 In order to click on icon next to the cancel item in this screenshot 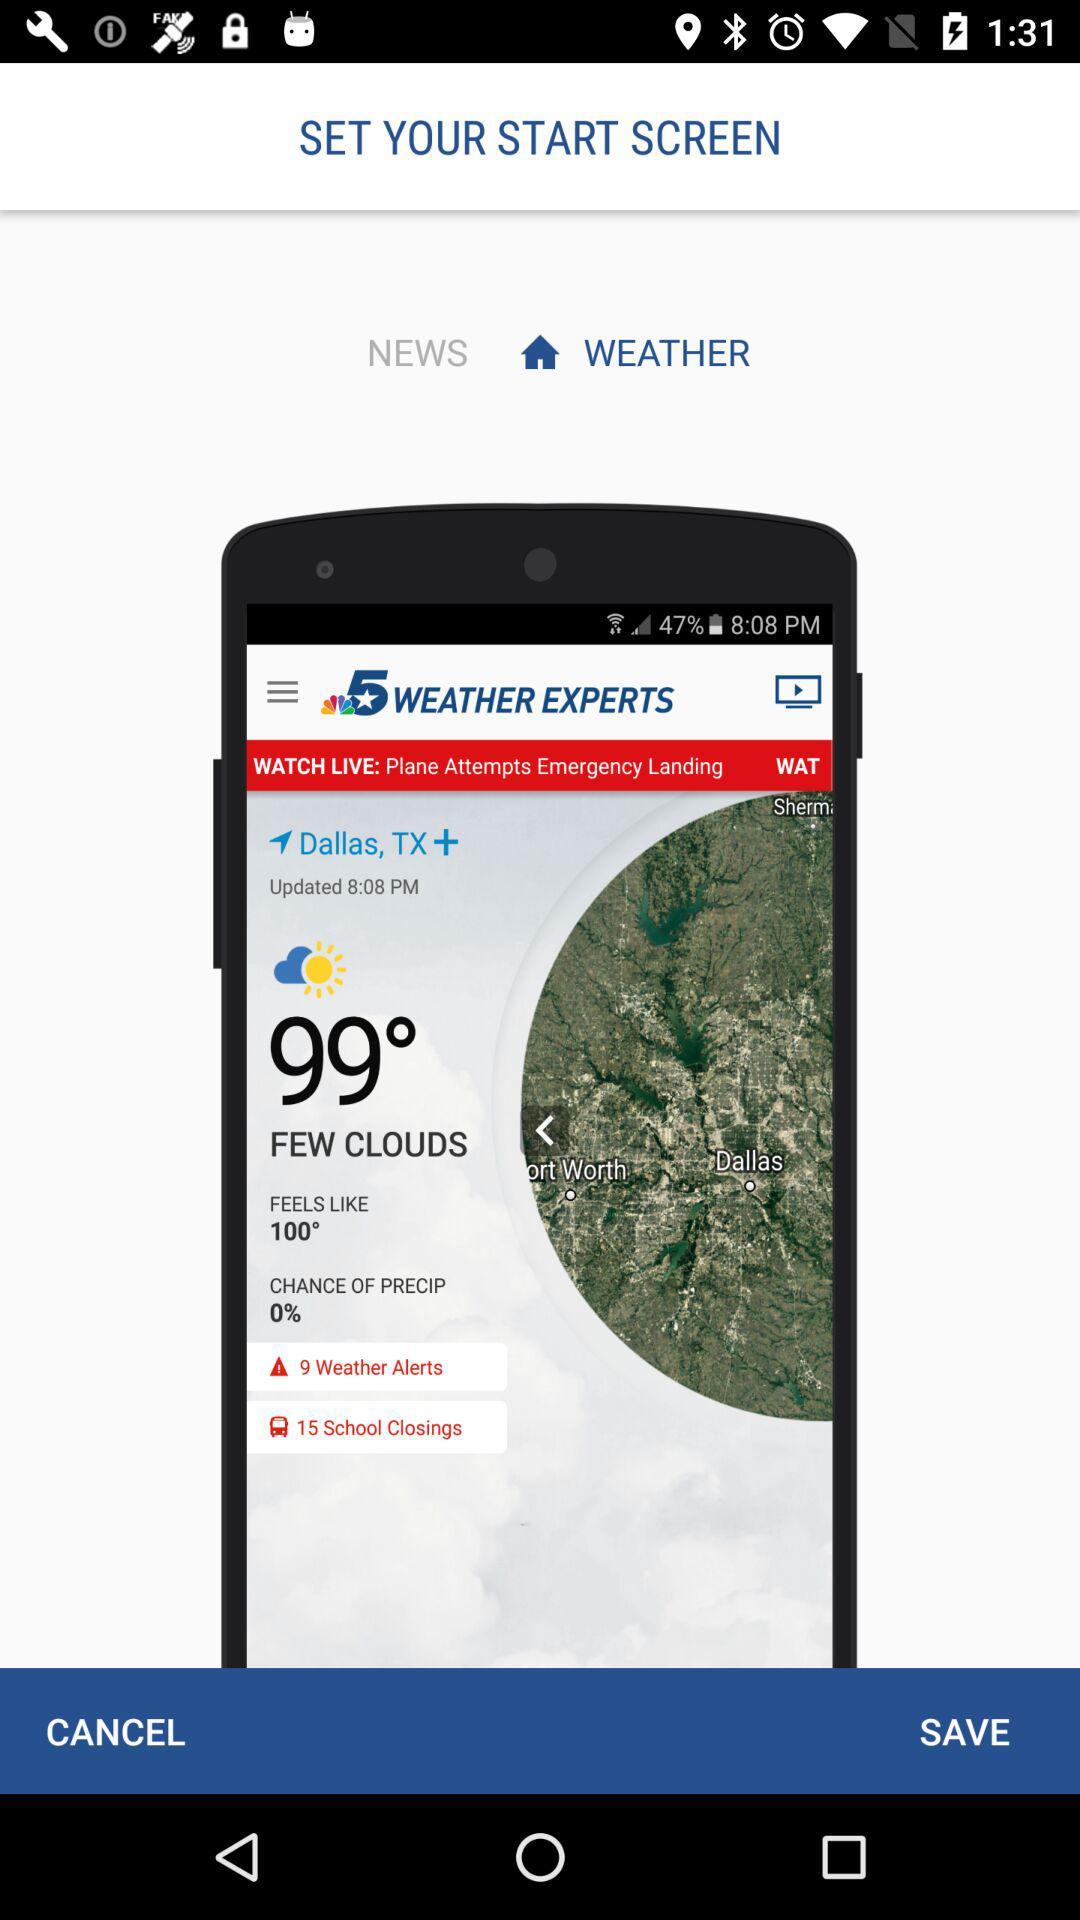, I will do `click(963, 1730)`.